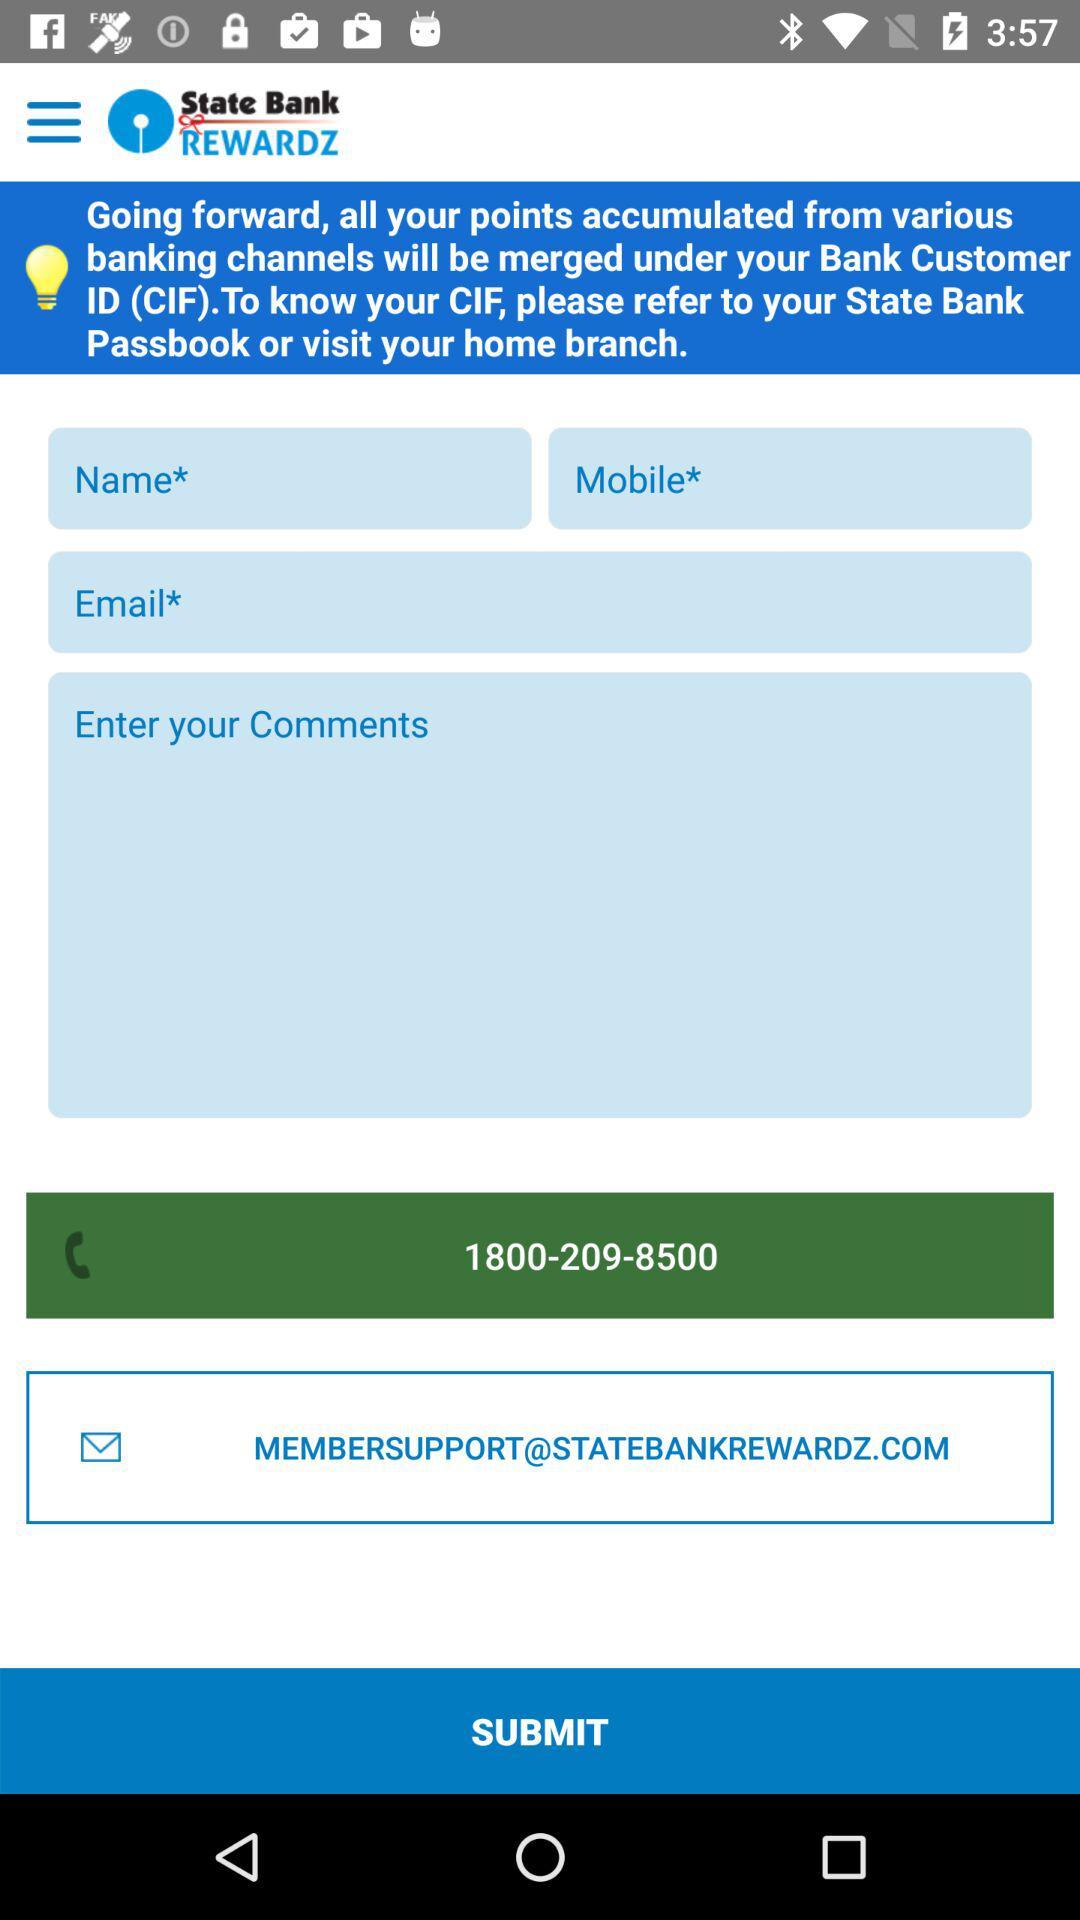 The height and width of the screenshot is (1920, 1080). What do you see at coordinates (540, 601) in the screenshot?
I see `email address` at bounding box center [540, 601].